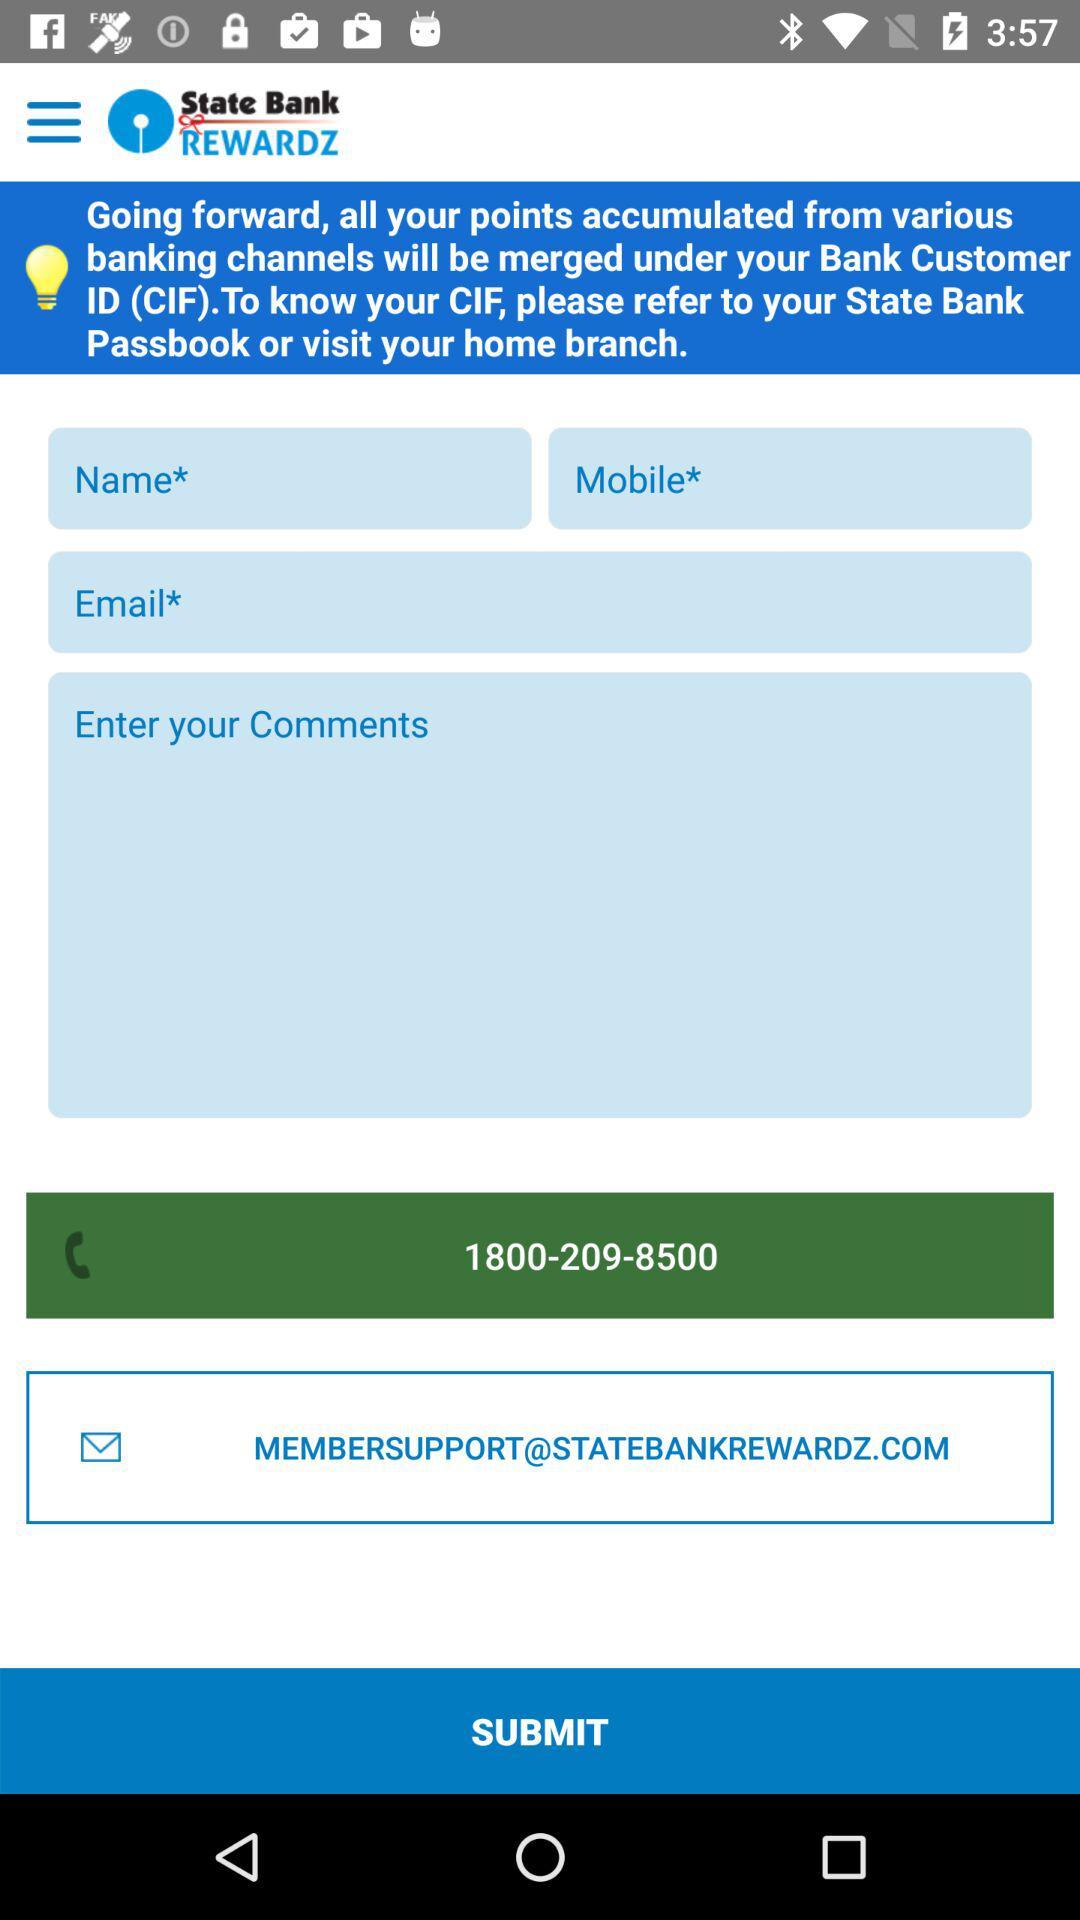 The height and width of the screenshot is (1920, 1080). What do you see at coordinates (540, 601) in the screenshot?
I see `email address` at bounding box center [540, 601].